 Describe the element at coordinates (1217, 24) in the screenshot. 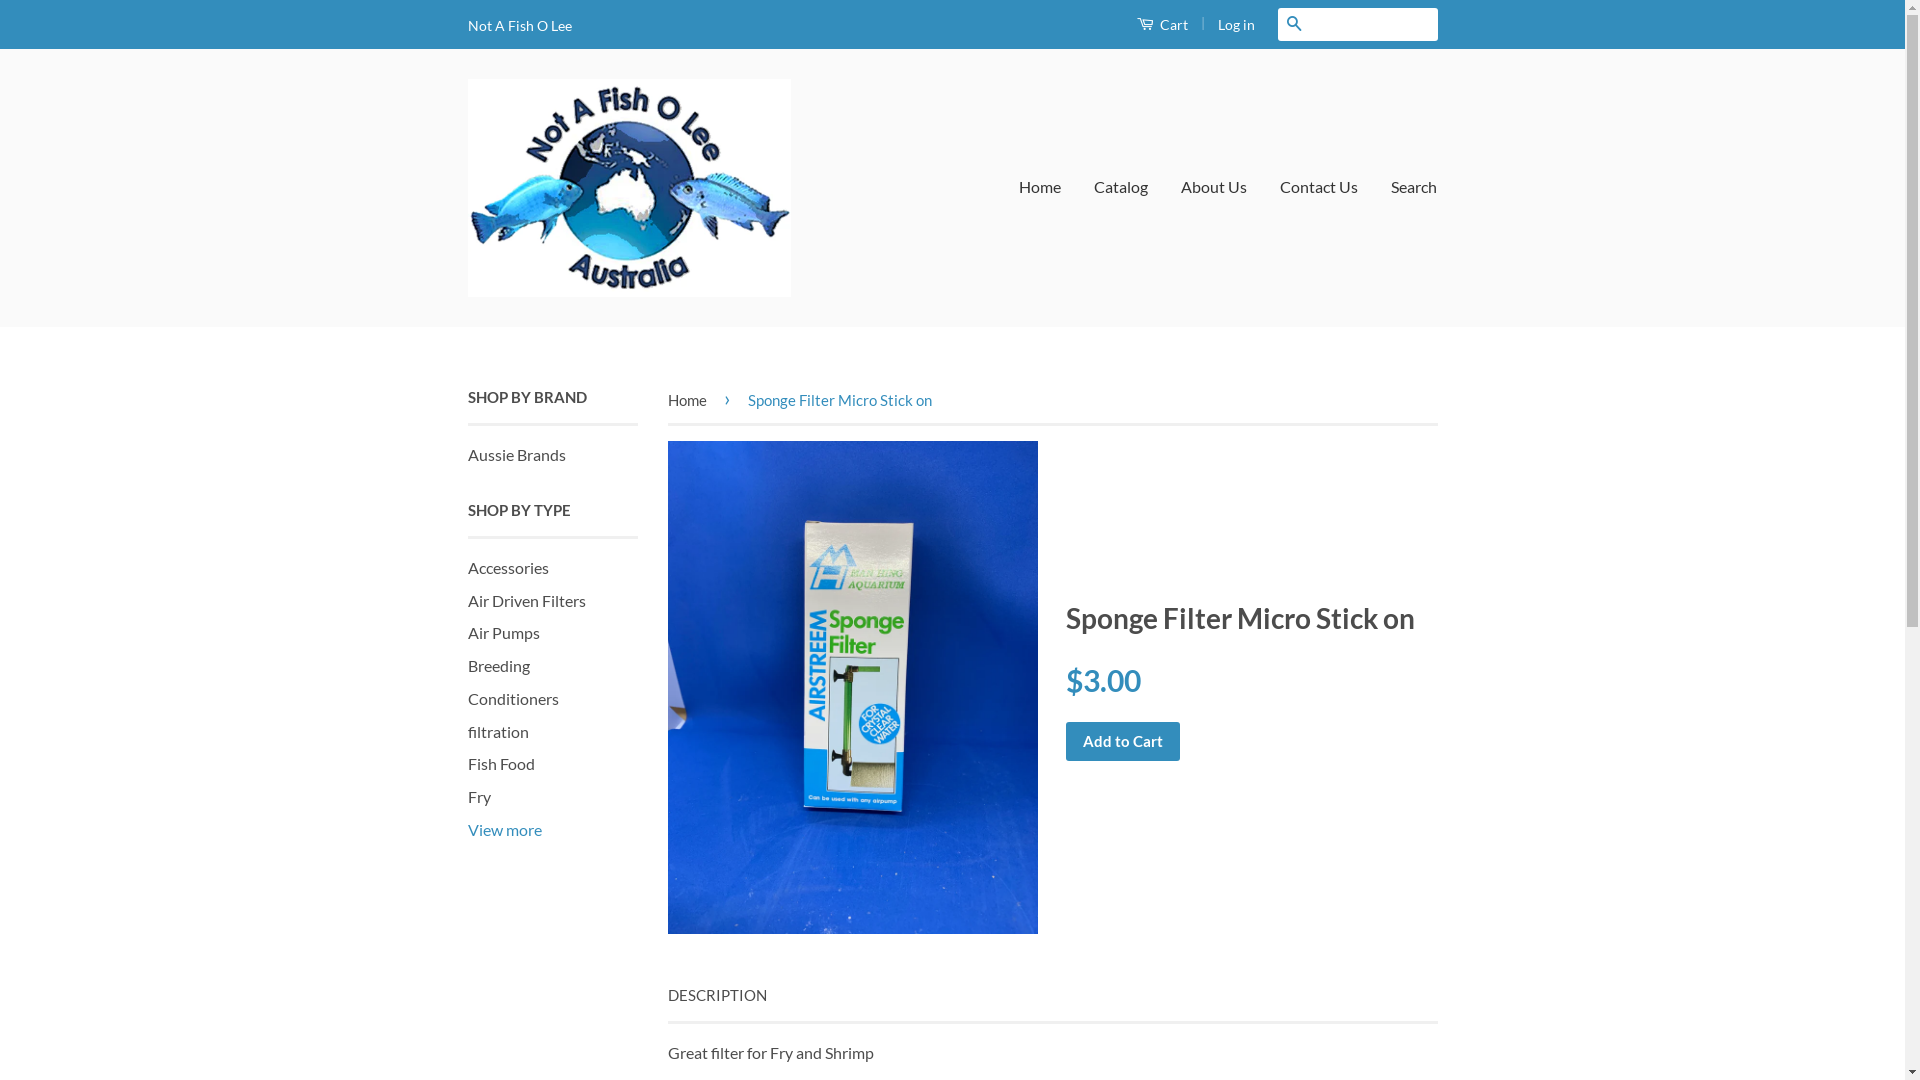

I see `'Log in'` at that location.